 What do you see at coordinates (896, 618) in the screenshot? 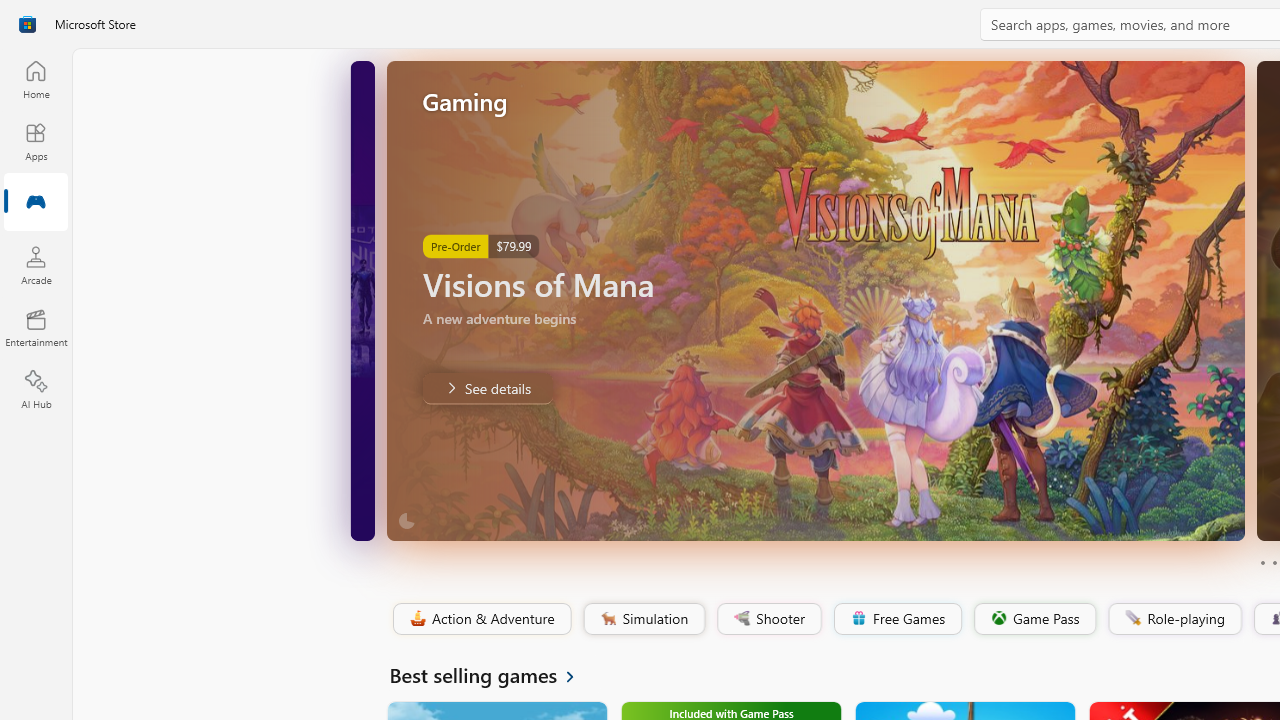
I see `'Free Games'` at bounding box center [896, 618].